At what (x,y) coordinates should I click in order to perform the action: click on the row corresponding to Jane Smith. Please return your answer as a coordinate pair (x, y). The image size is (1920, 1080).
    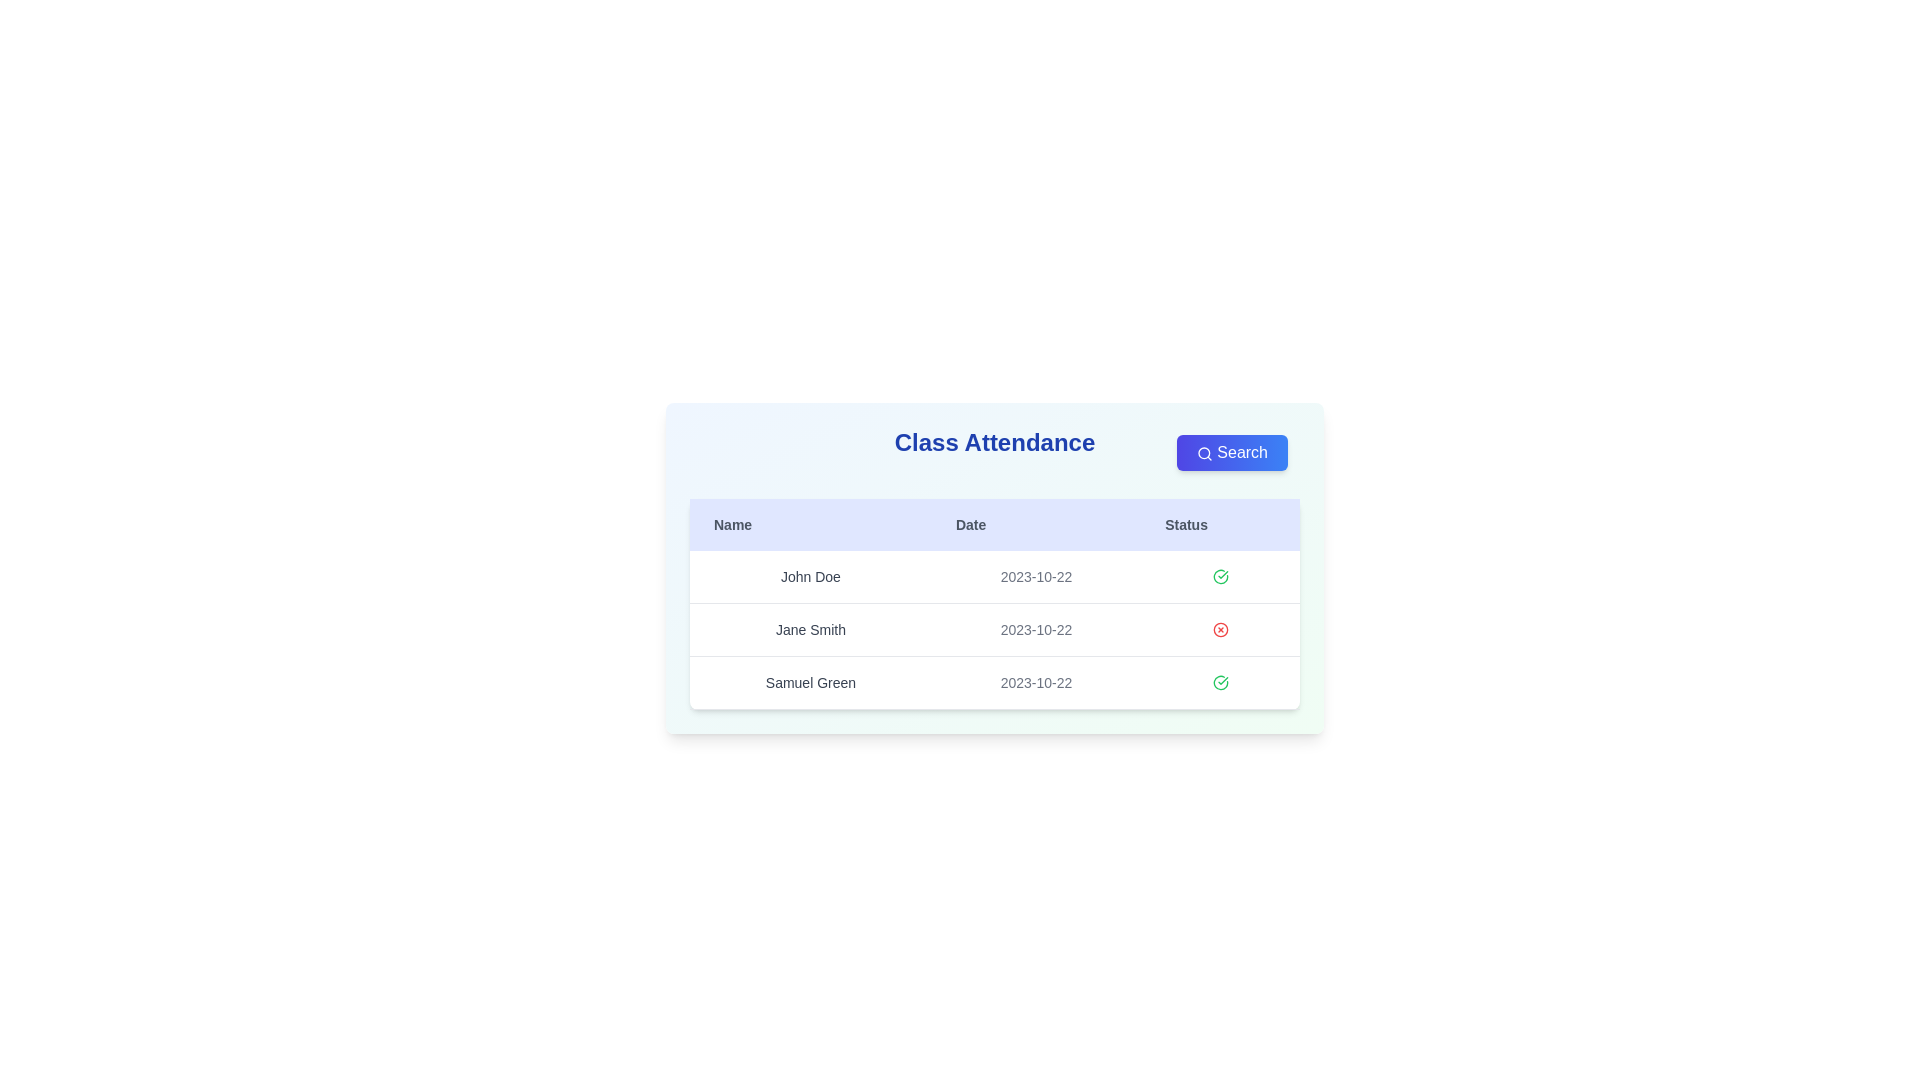
    Looking at the image, I should click on (994, 628).